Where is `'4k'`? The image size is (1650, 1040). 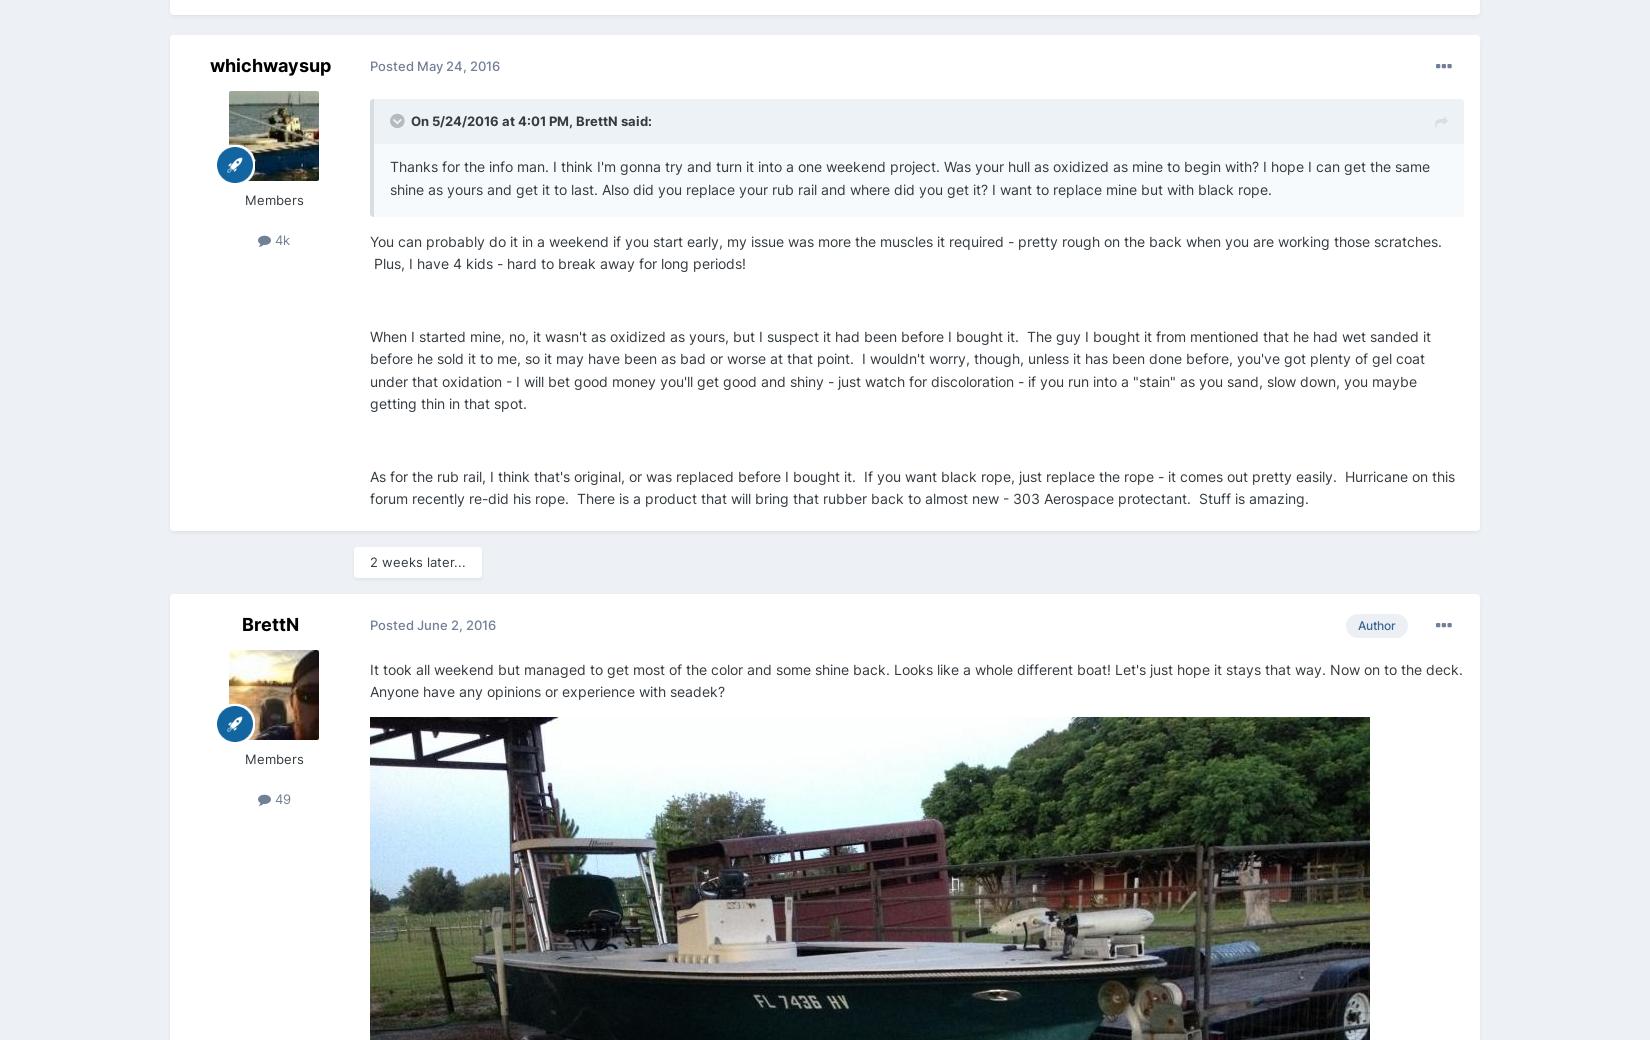
'4k' is located at coordinates (280, 240).